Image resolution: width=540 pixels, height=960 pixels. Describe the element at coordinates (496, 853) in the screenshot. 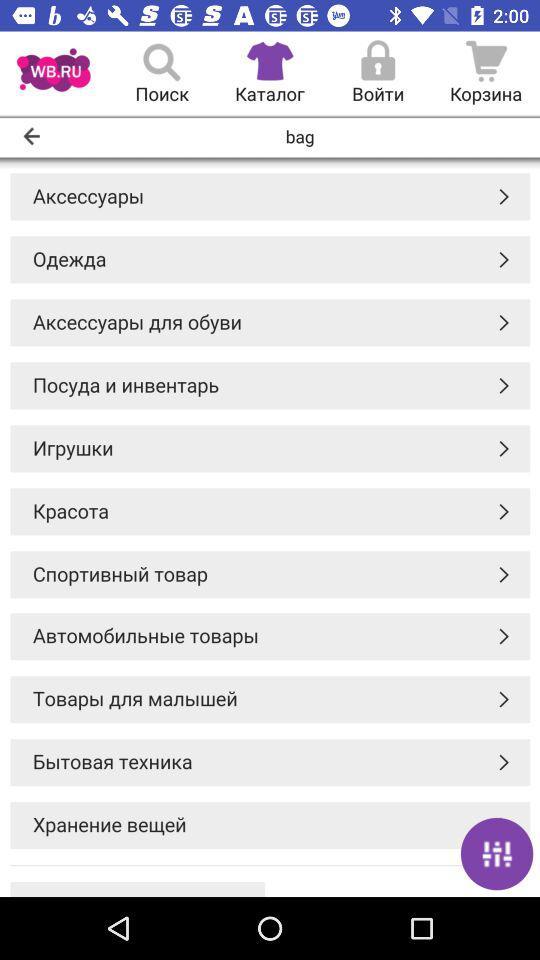

I see `the sliders icon` at that location.